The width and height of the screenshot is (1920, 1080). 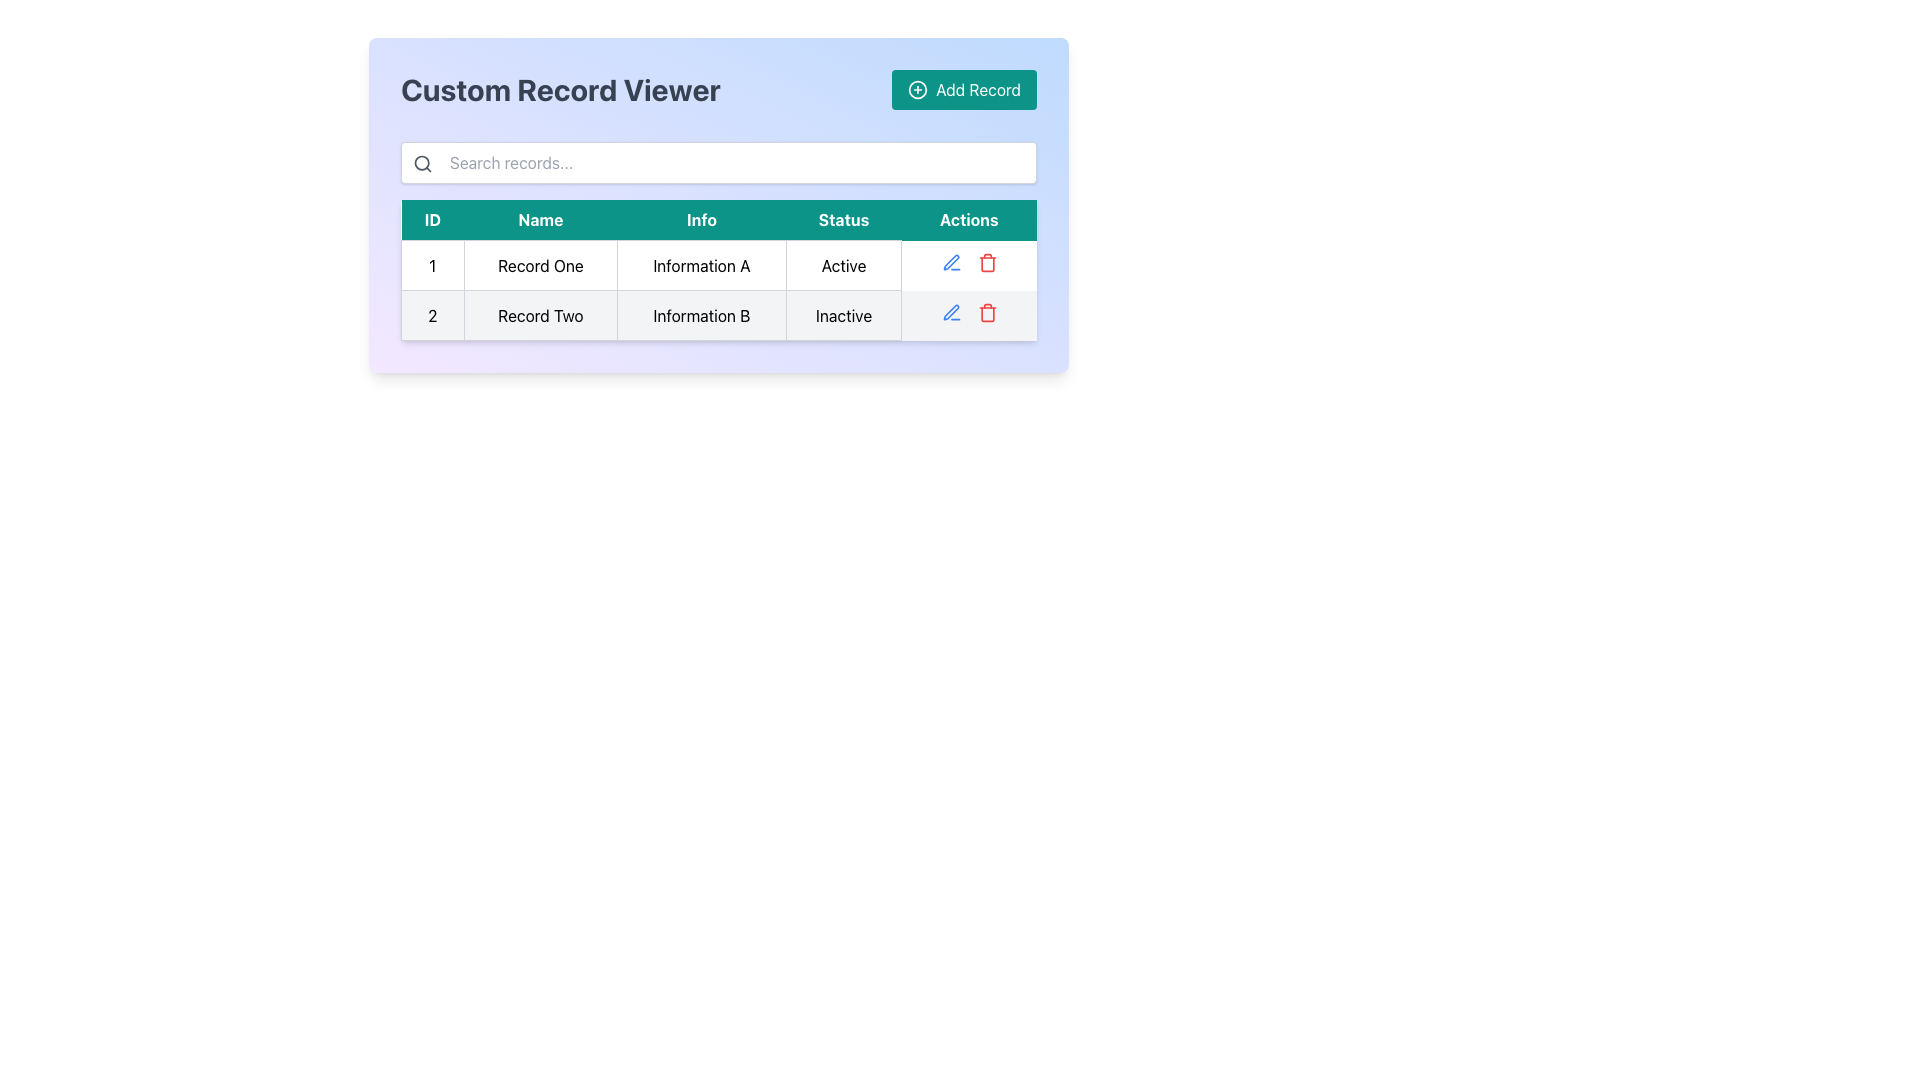 What do you see at coordinates (560, 88) in the screenshot?
I see `the 'Custom Record Viewer' text header element` at bounding box center [560, 88].